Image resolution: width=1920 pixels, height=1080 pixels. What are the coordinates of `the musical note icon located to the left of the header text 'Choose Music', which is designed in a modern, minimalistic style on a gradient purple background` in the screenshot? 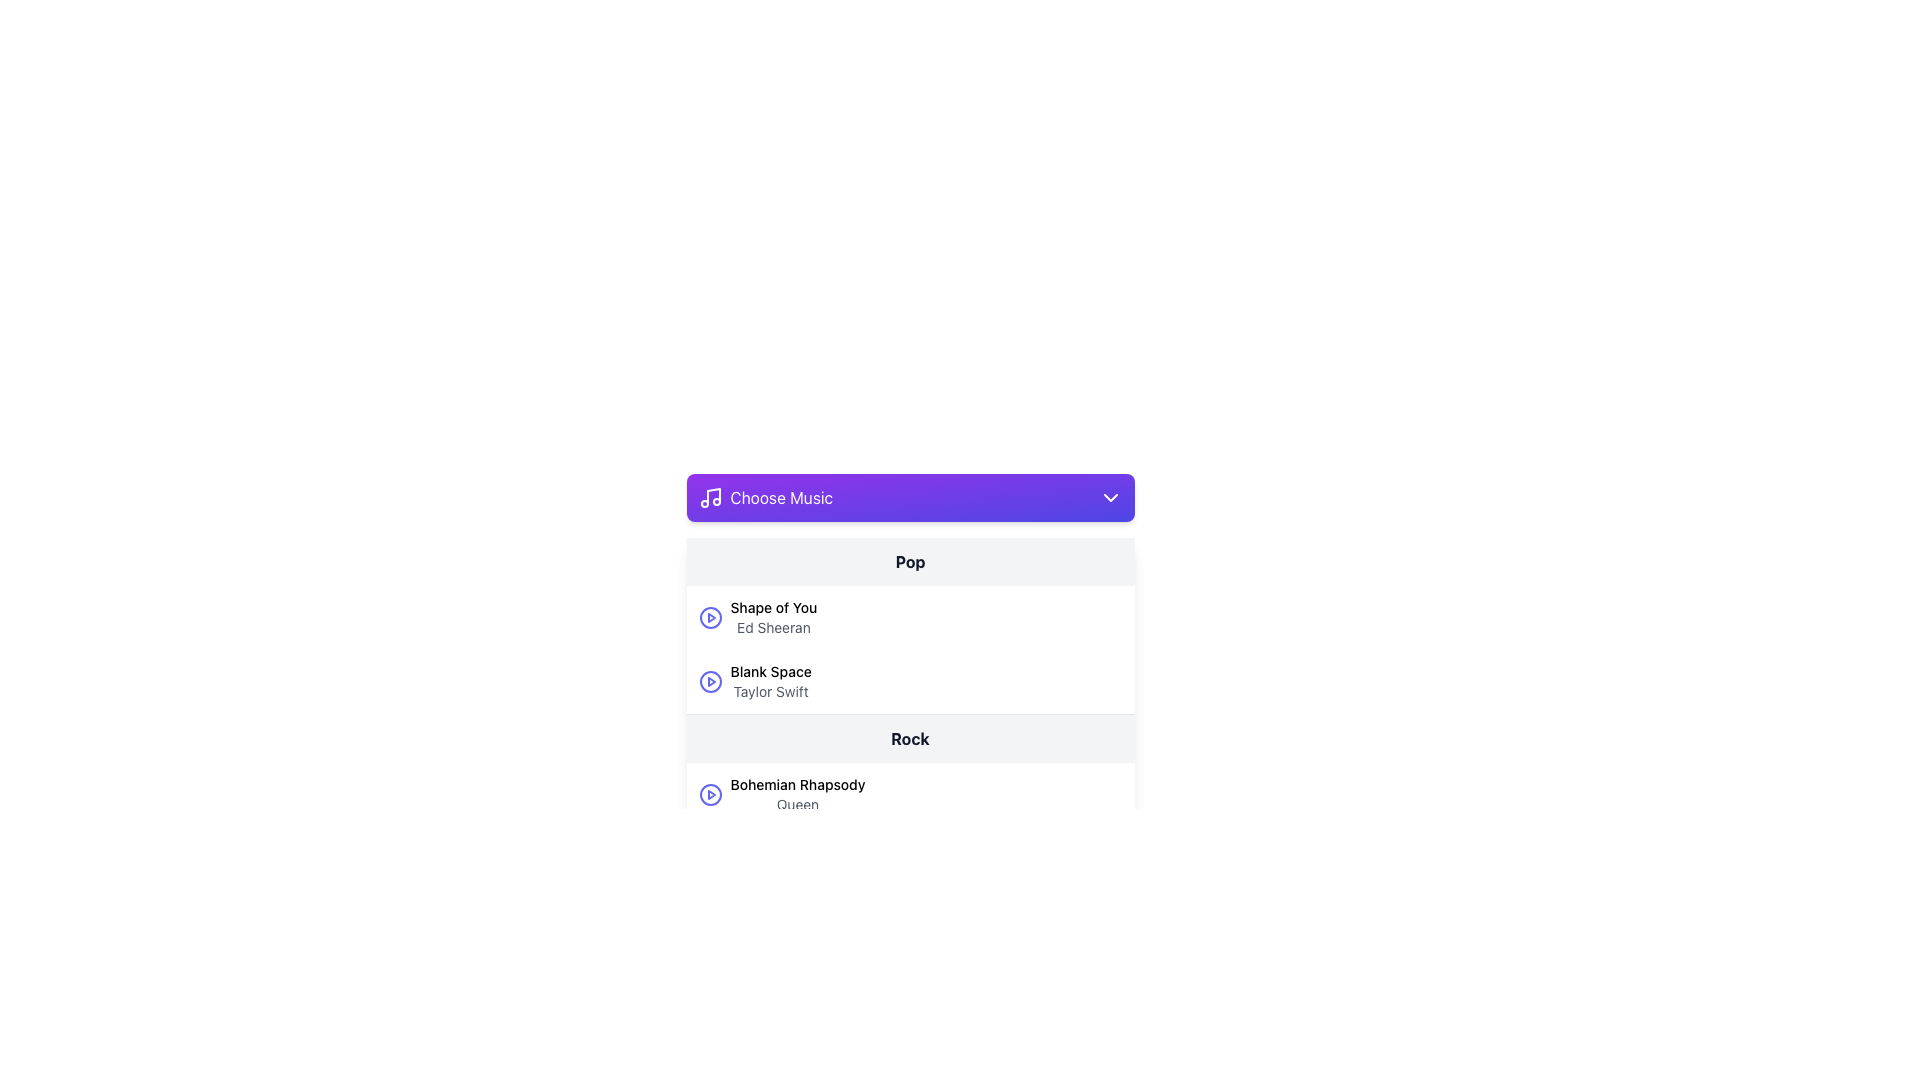 It's located at (710, 496).